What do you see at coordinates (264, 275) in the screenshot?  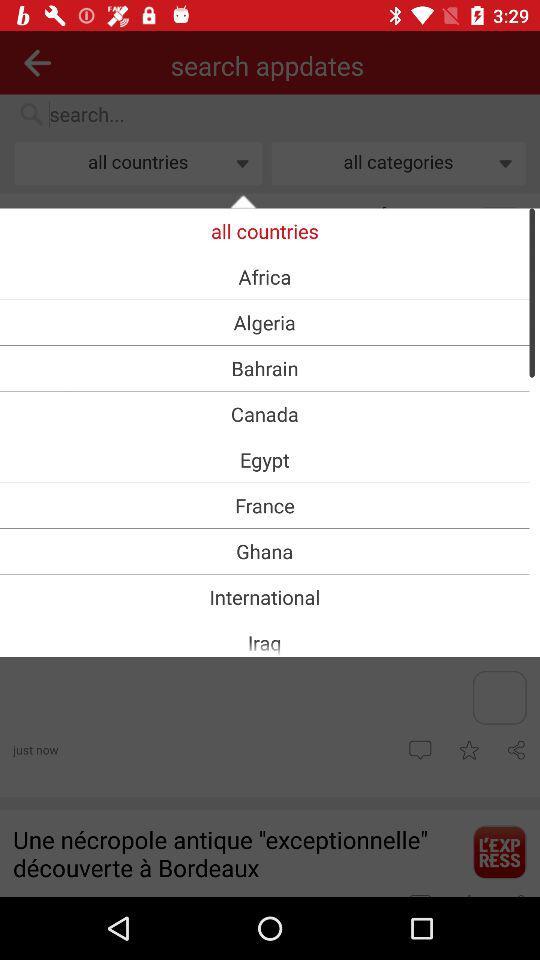 I see `item below all countries item` at bounding box center [264, 275].